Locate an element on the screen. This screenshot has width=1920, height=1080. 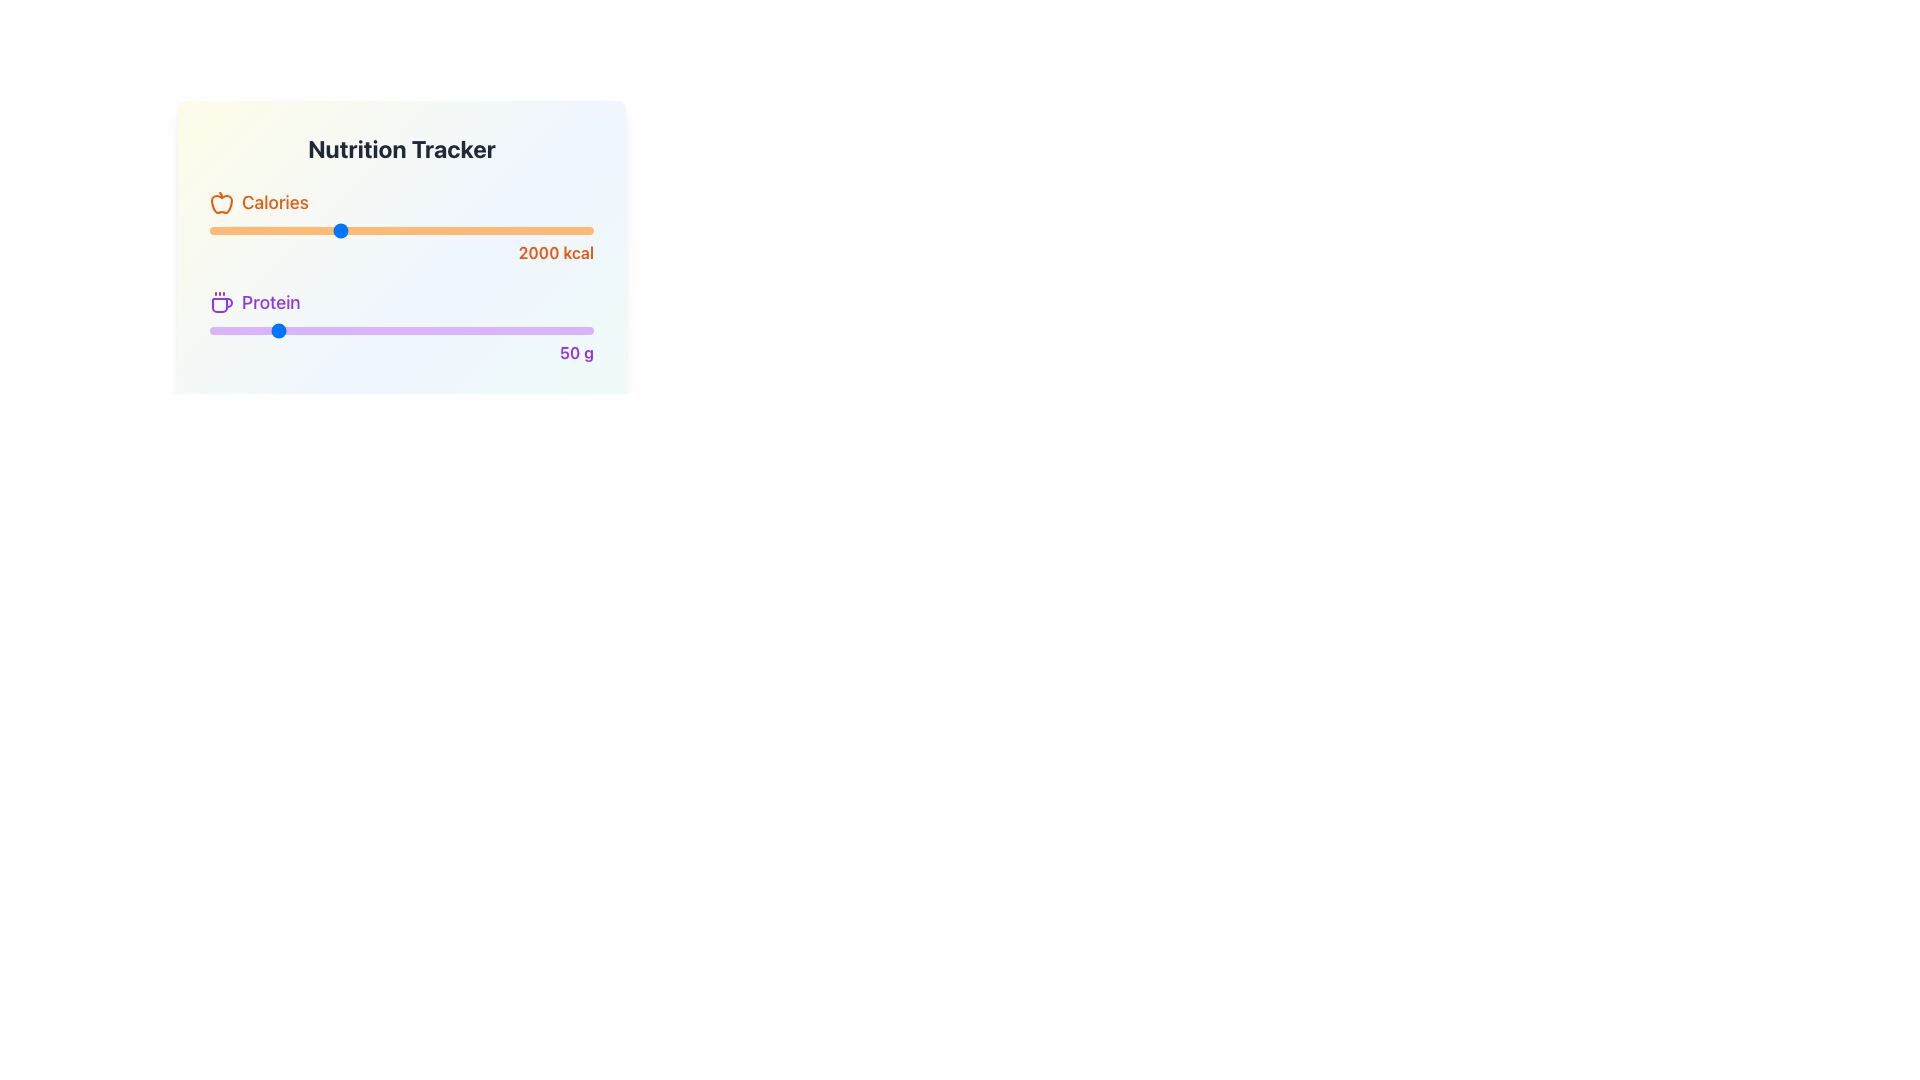
protein quantity is located at coordinates (384, 330).